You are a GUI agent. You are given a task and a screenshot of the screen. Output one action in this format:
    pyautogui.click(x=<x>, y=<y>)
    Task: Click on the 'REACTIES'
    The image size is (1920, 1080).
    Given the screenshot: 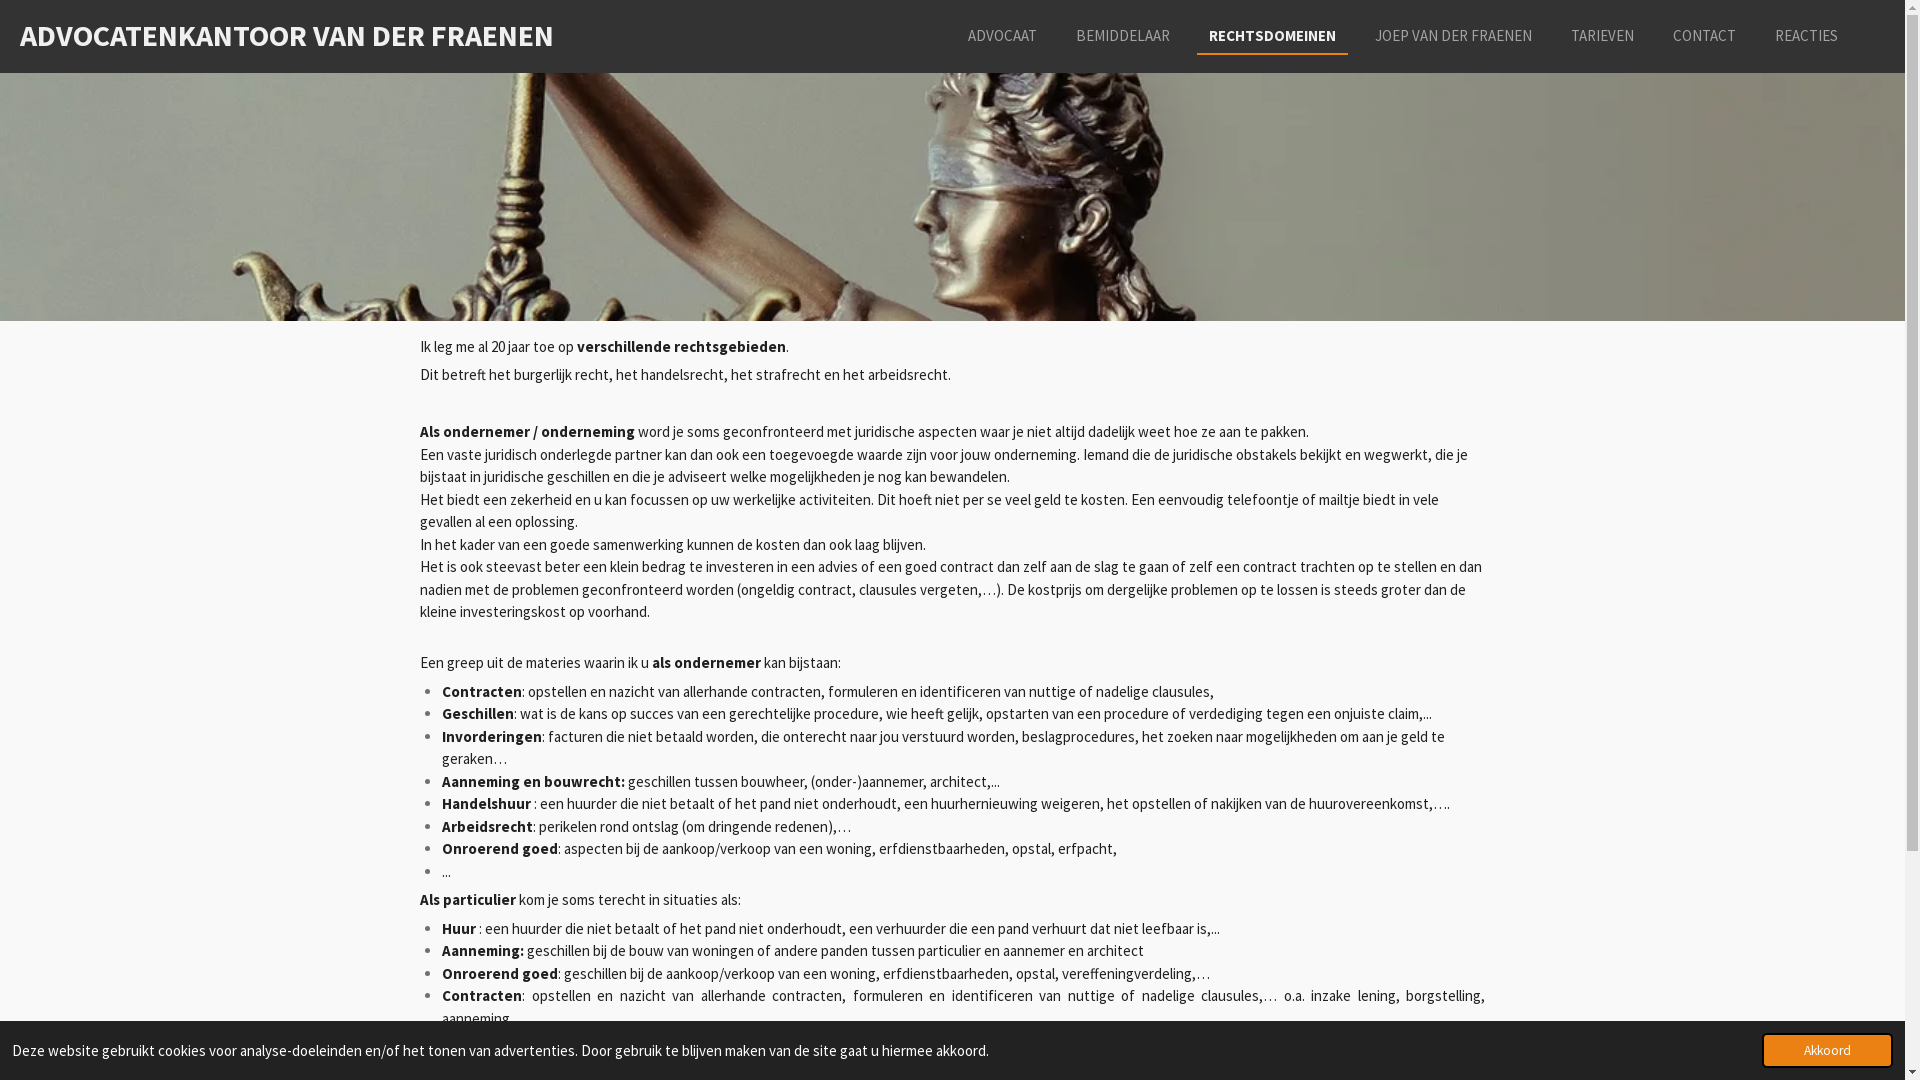 What is the action you would take?
    pyautogui.click(x=1762, y=36)
    